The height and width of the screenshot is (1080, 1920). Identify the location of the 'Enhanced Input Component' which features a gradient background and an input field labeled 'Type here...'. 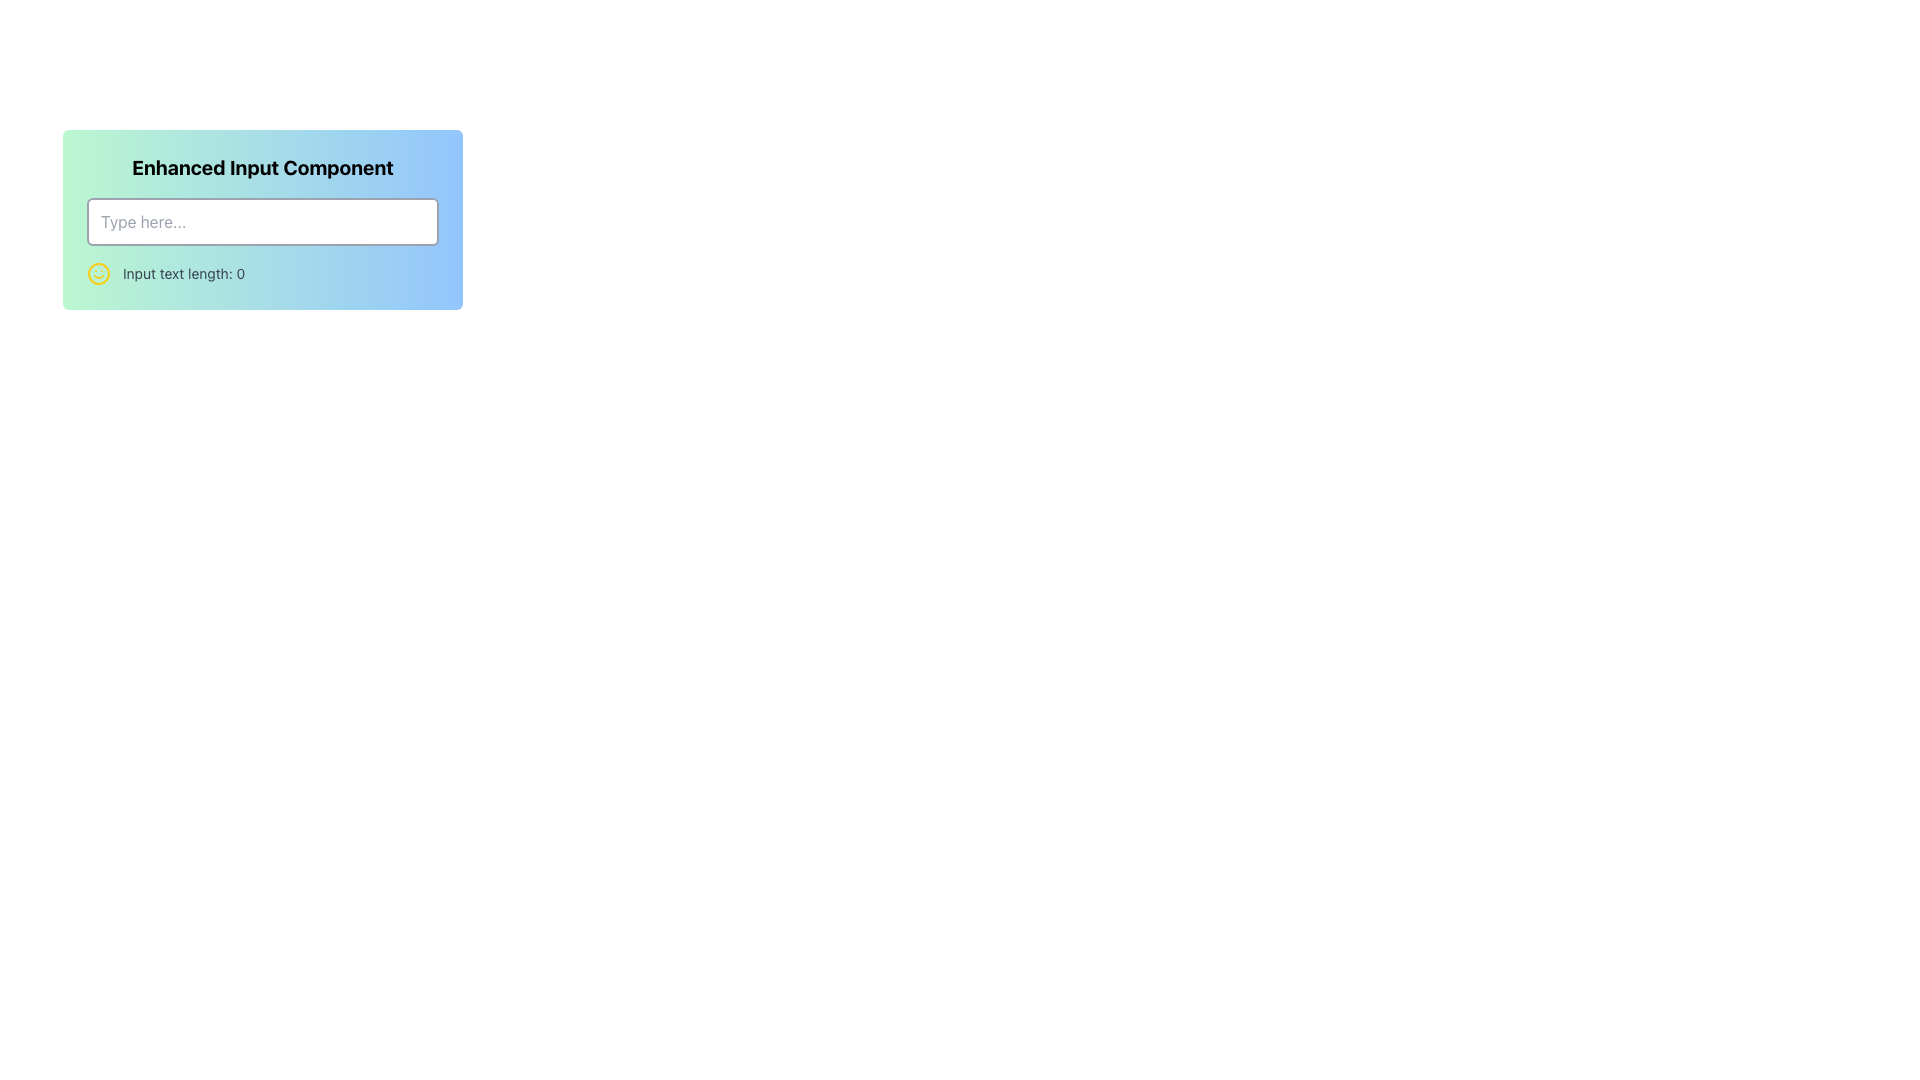
(262, 219).